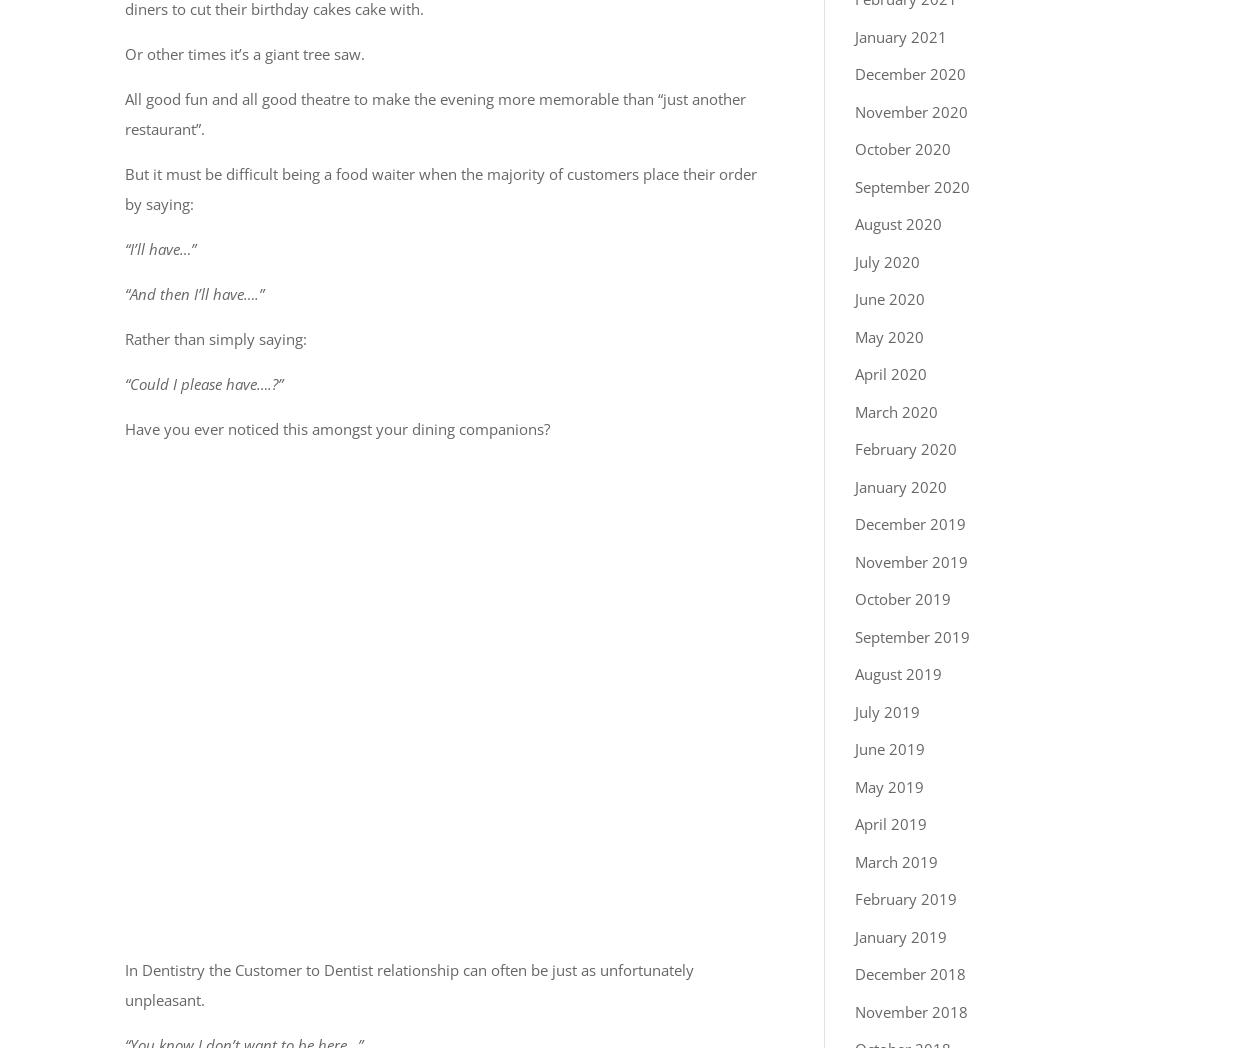 The width and height of the screenshot is (1250, 1048). I want to click on 'August 2019', so click(898, 673).